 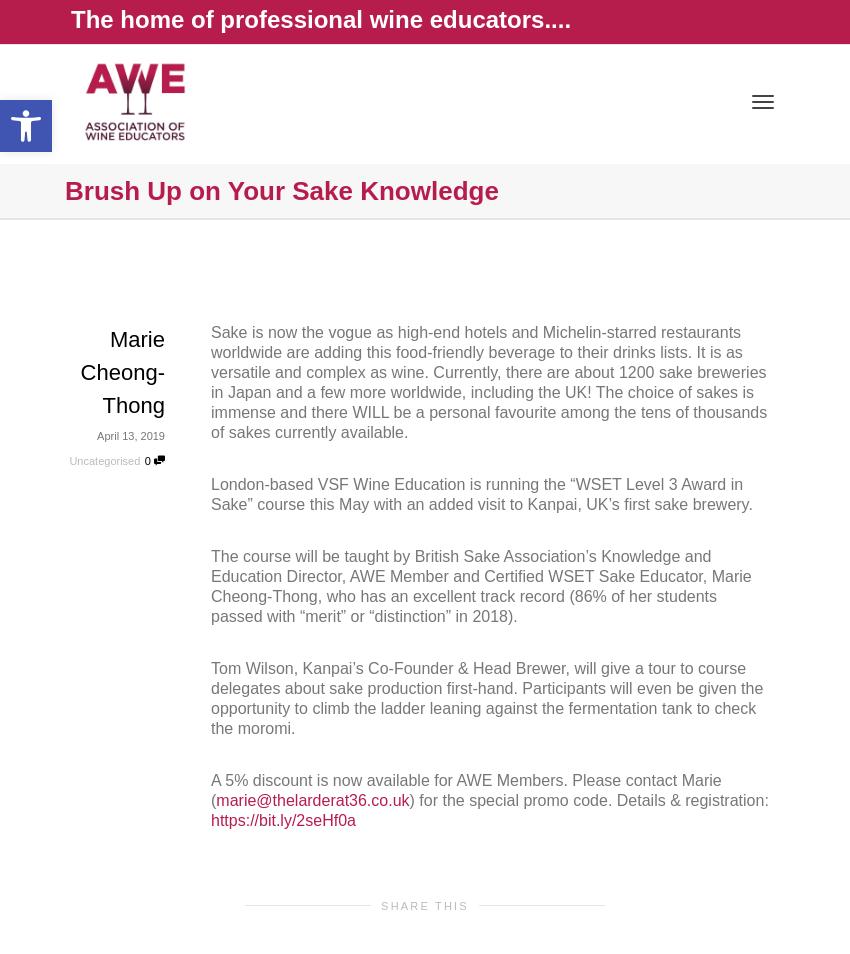 What do you see at coordinates (130, 435) in the screenshot?
I see `'April 13, 2019'` at bounding box center [130, 435].